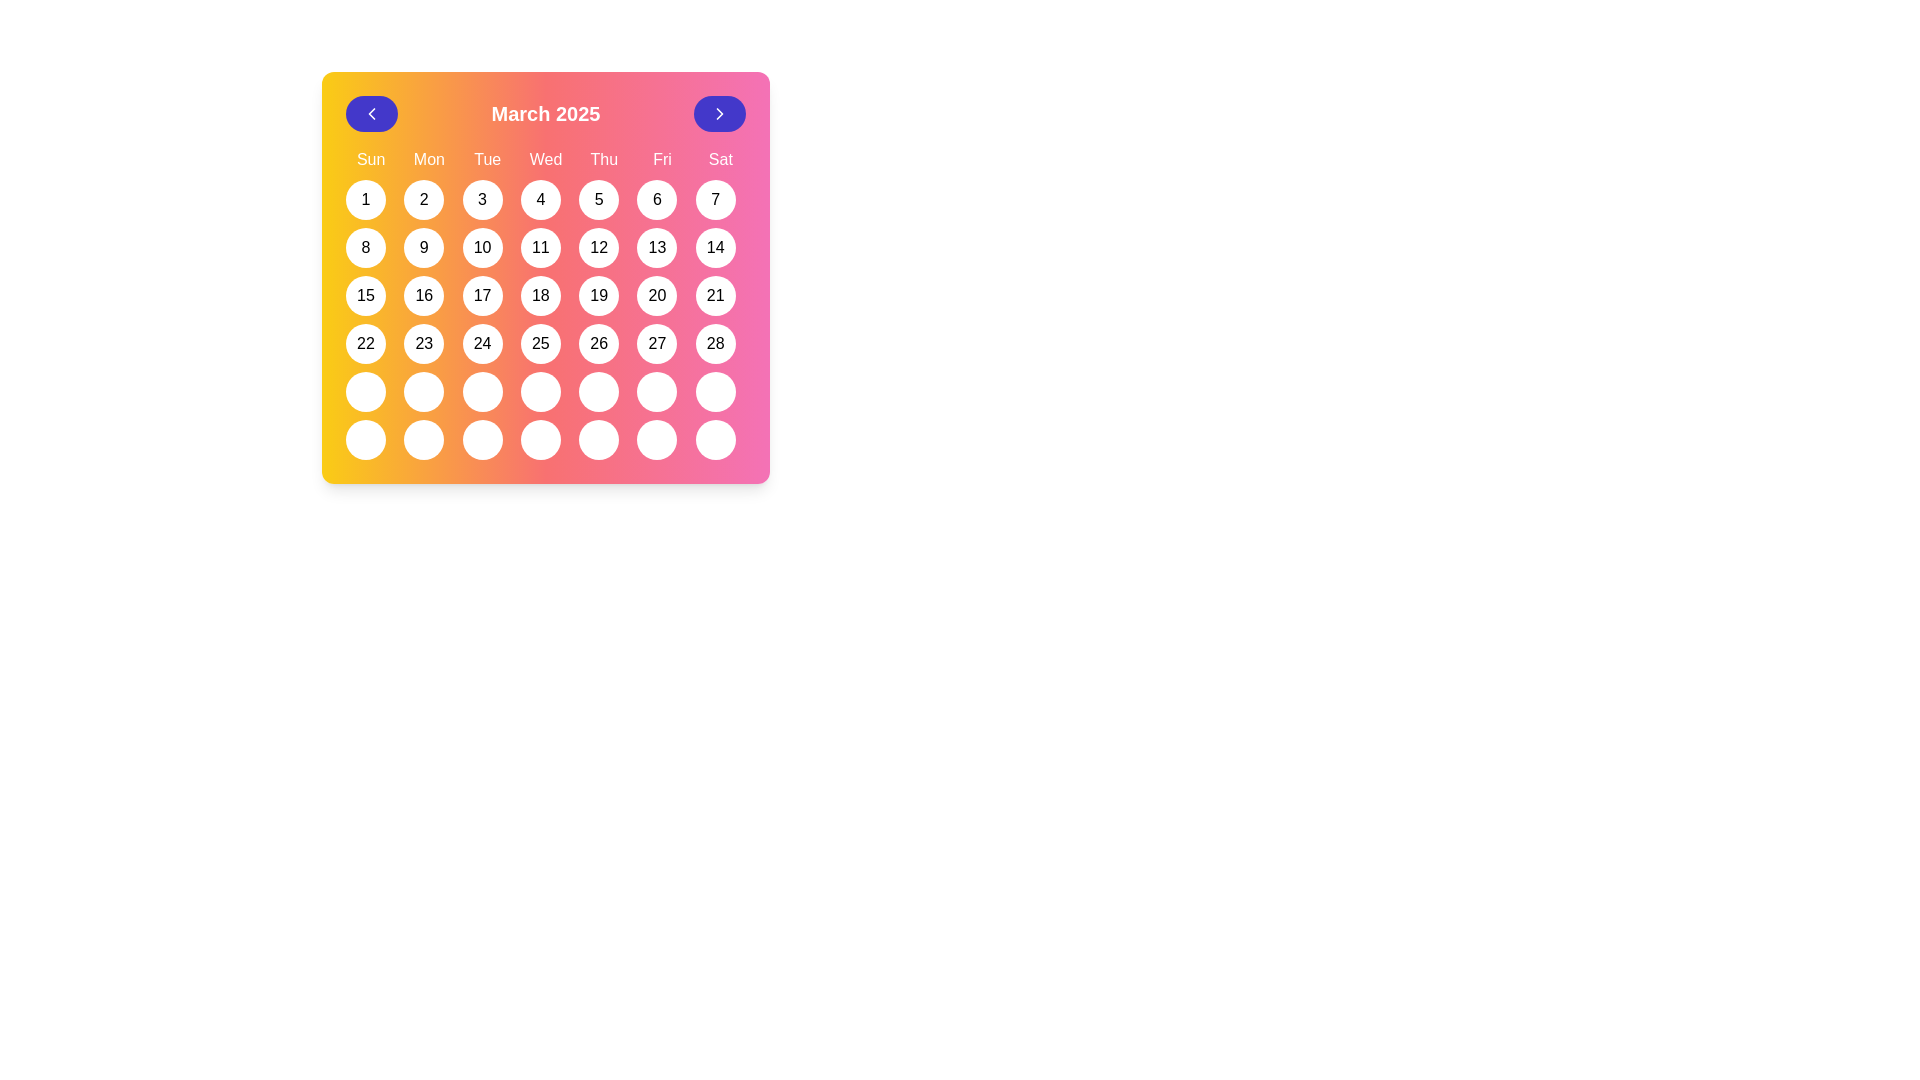  What do you see at coordinates (715, 200) in the screenshot?
I see `the circular button displaying the number '7' with a white background located under the 'Sat' column in the calendar layout` at bounding box center [715, 200].